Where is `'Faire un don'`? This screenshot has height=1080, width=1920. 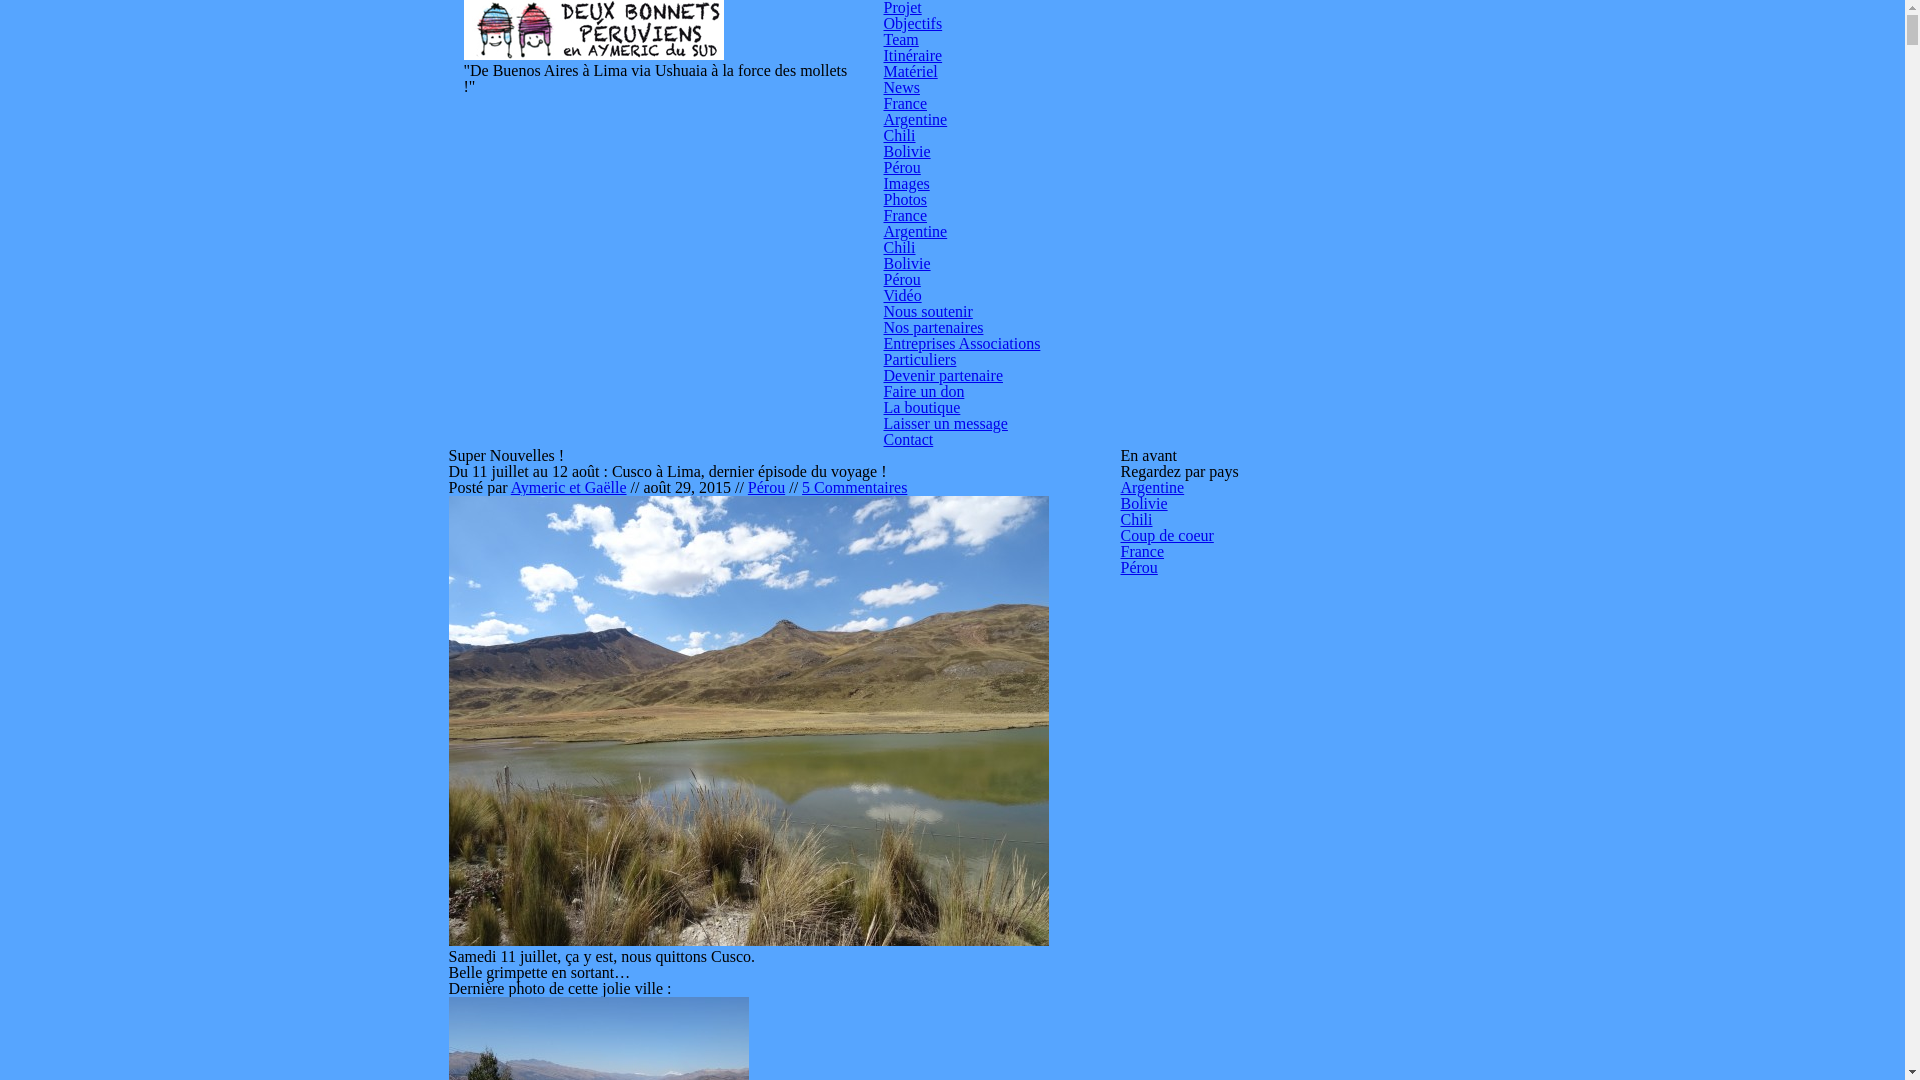
'Faire un don' is located at coordinates (882, 391).